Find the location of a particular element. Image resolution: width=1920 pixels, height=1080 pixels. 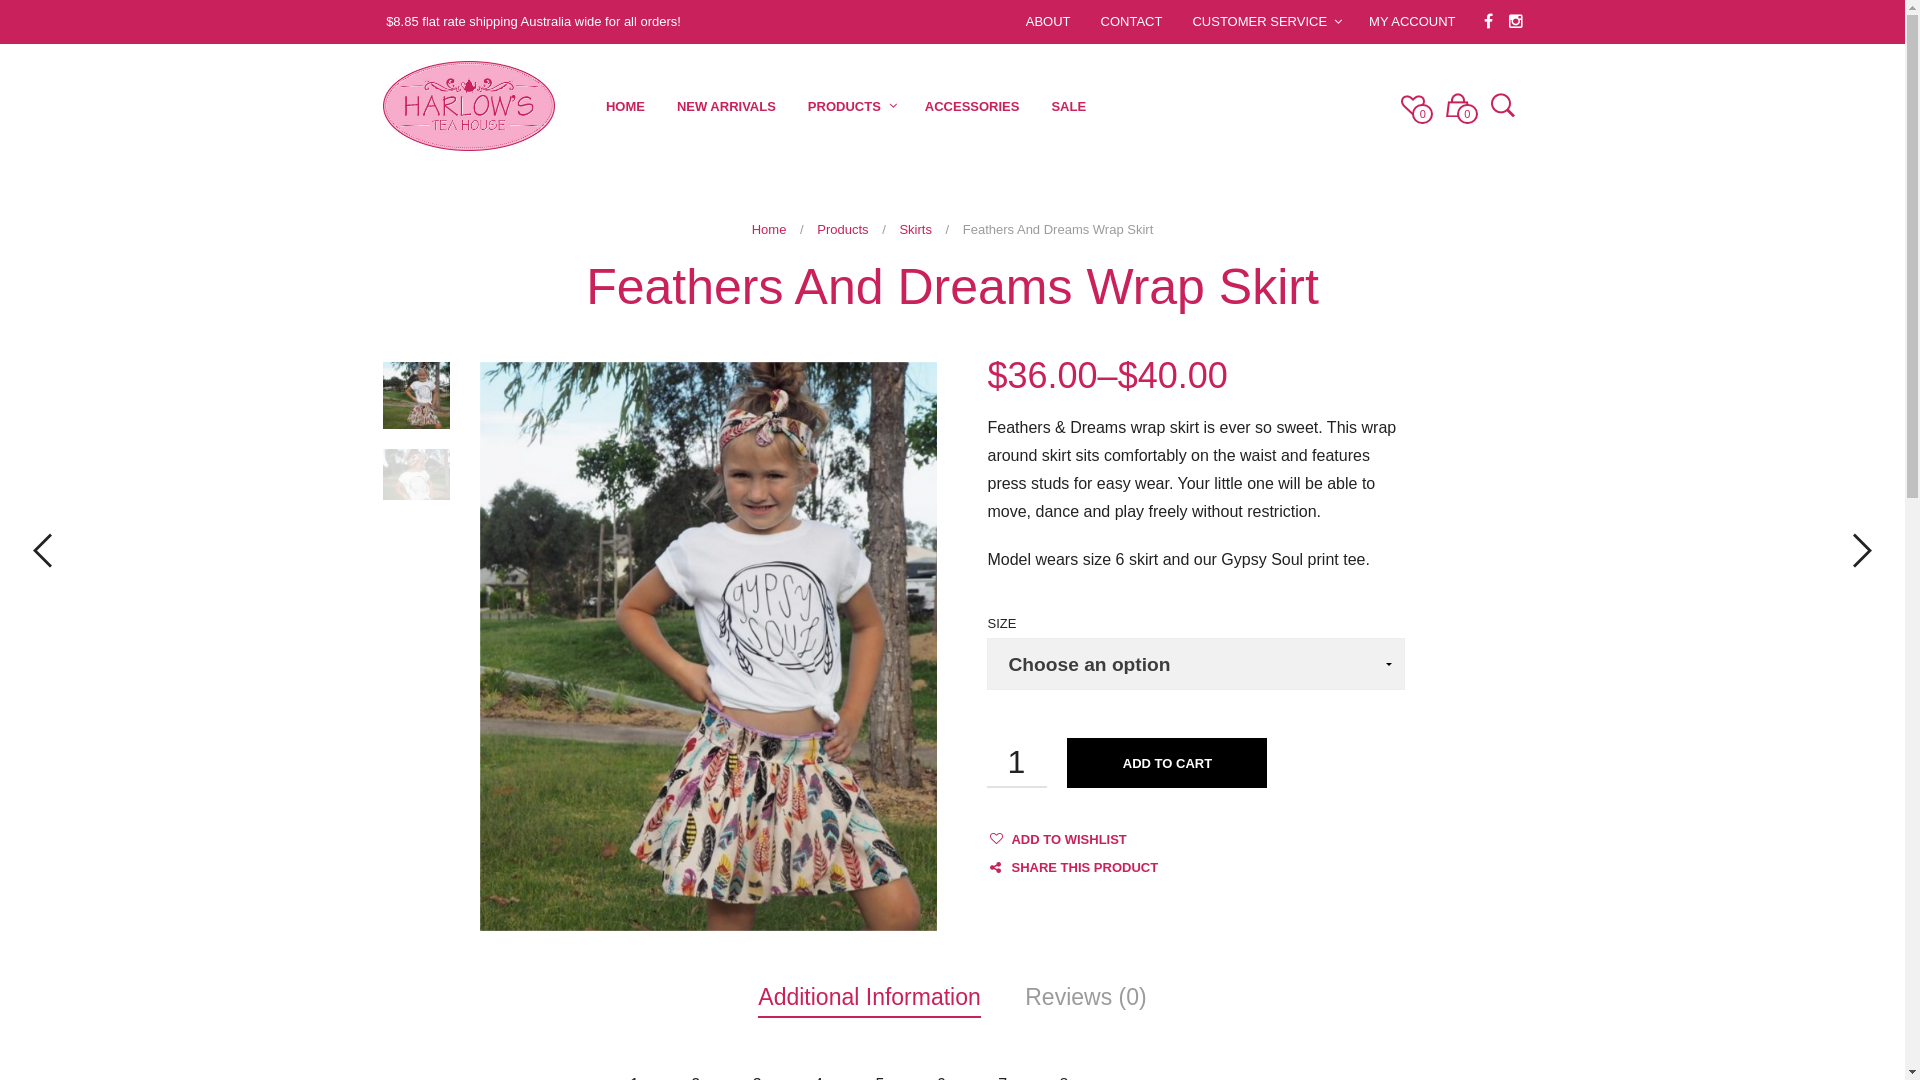

'Products' is located at coordinates (842, 228).